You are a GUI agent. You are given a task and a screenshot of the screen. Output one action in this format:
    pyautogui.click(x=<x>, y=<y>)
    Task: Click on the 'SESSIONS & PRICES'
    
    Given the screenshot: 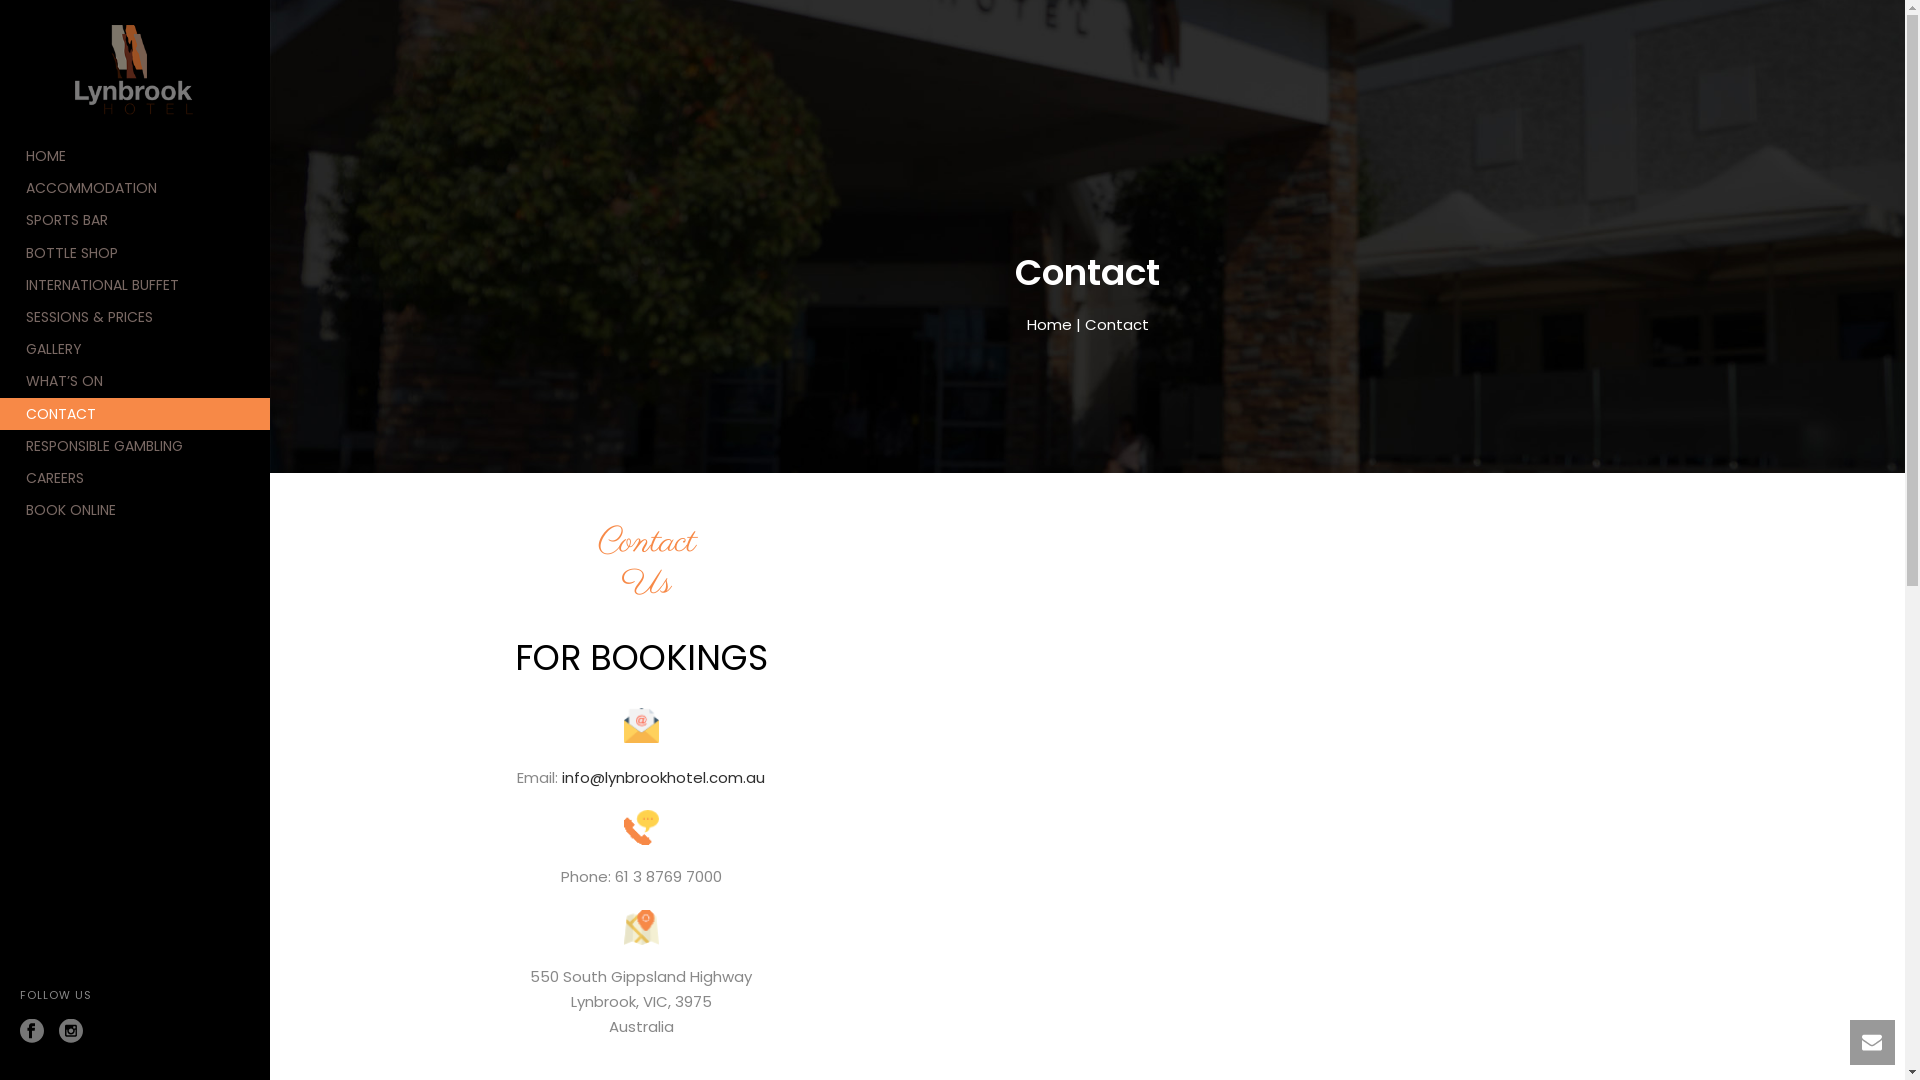 What is the action you would take?
    pyautogui.click(x=0, y=315)
    